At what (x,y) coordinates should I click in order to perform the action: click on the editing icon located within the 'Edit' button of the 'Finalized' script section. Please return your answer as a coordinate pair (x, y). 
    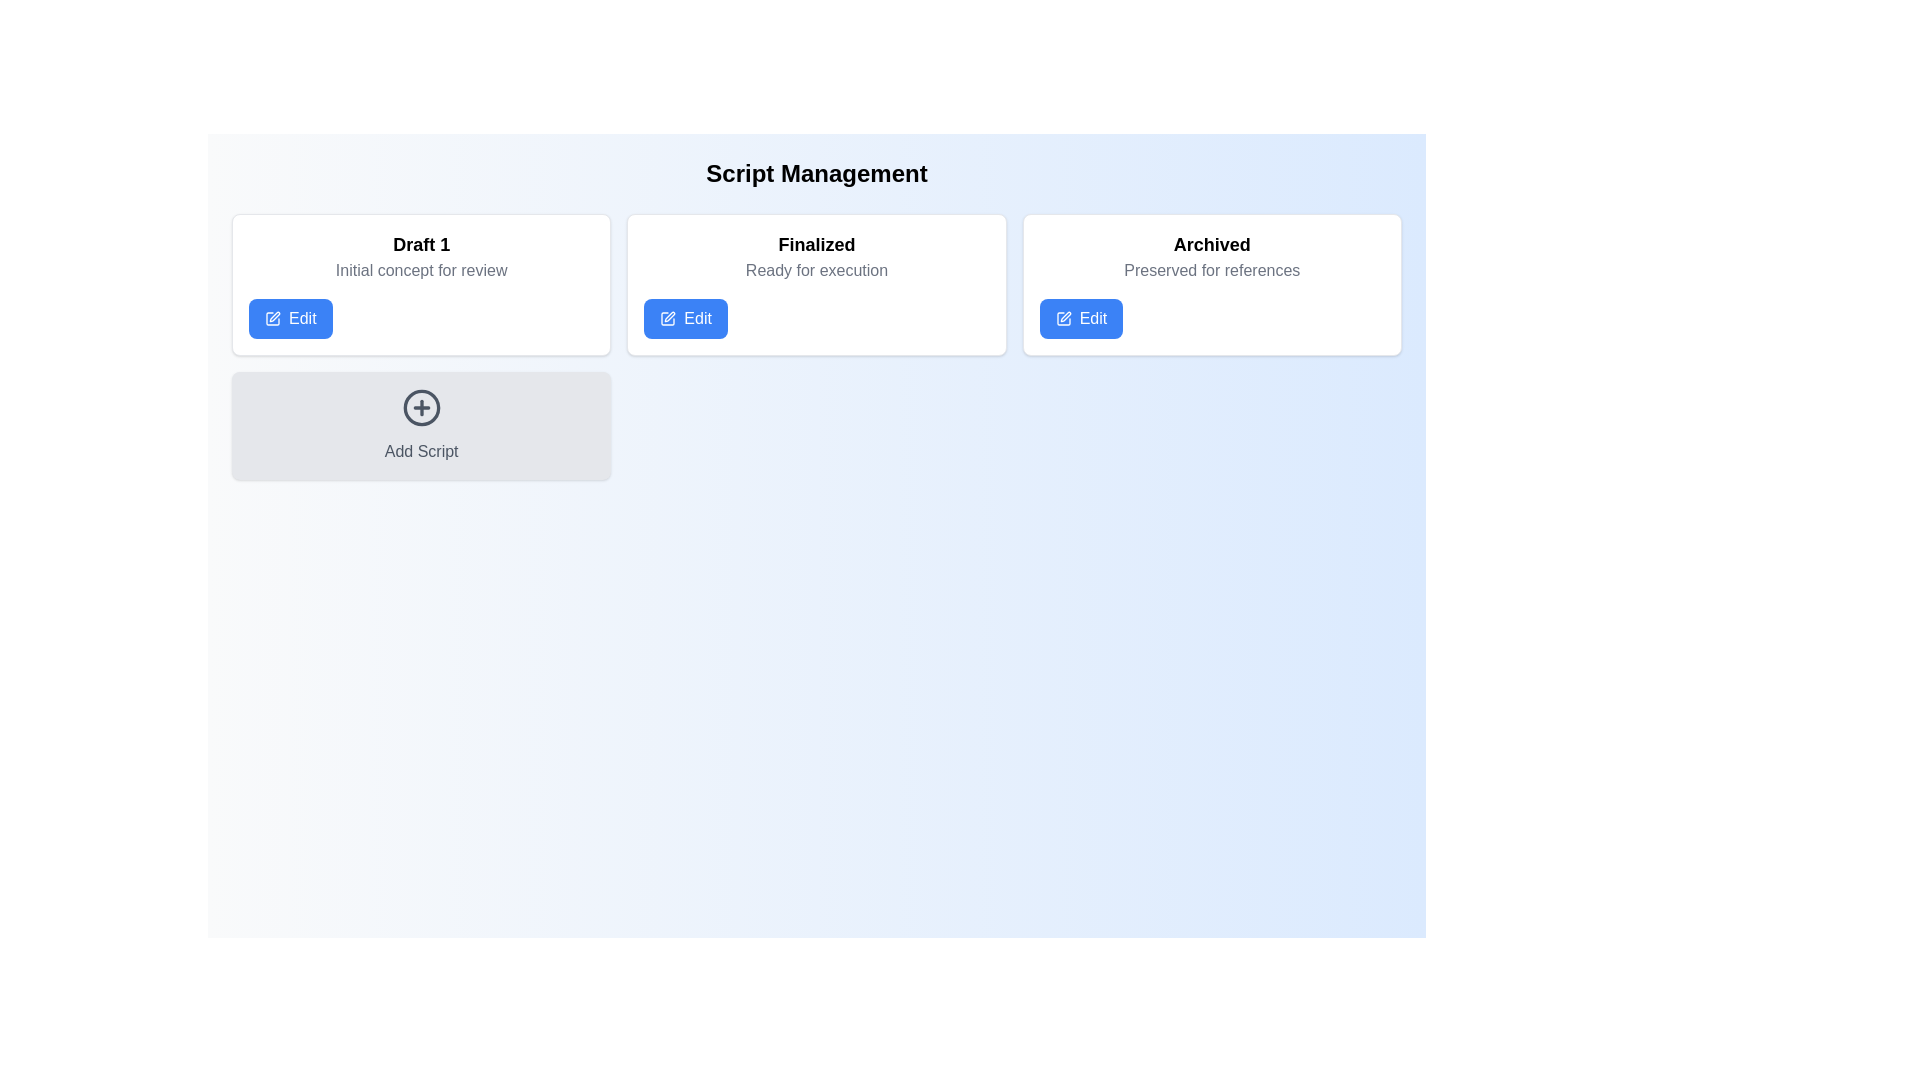
    Looking at the image, I should click on (668, 318).